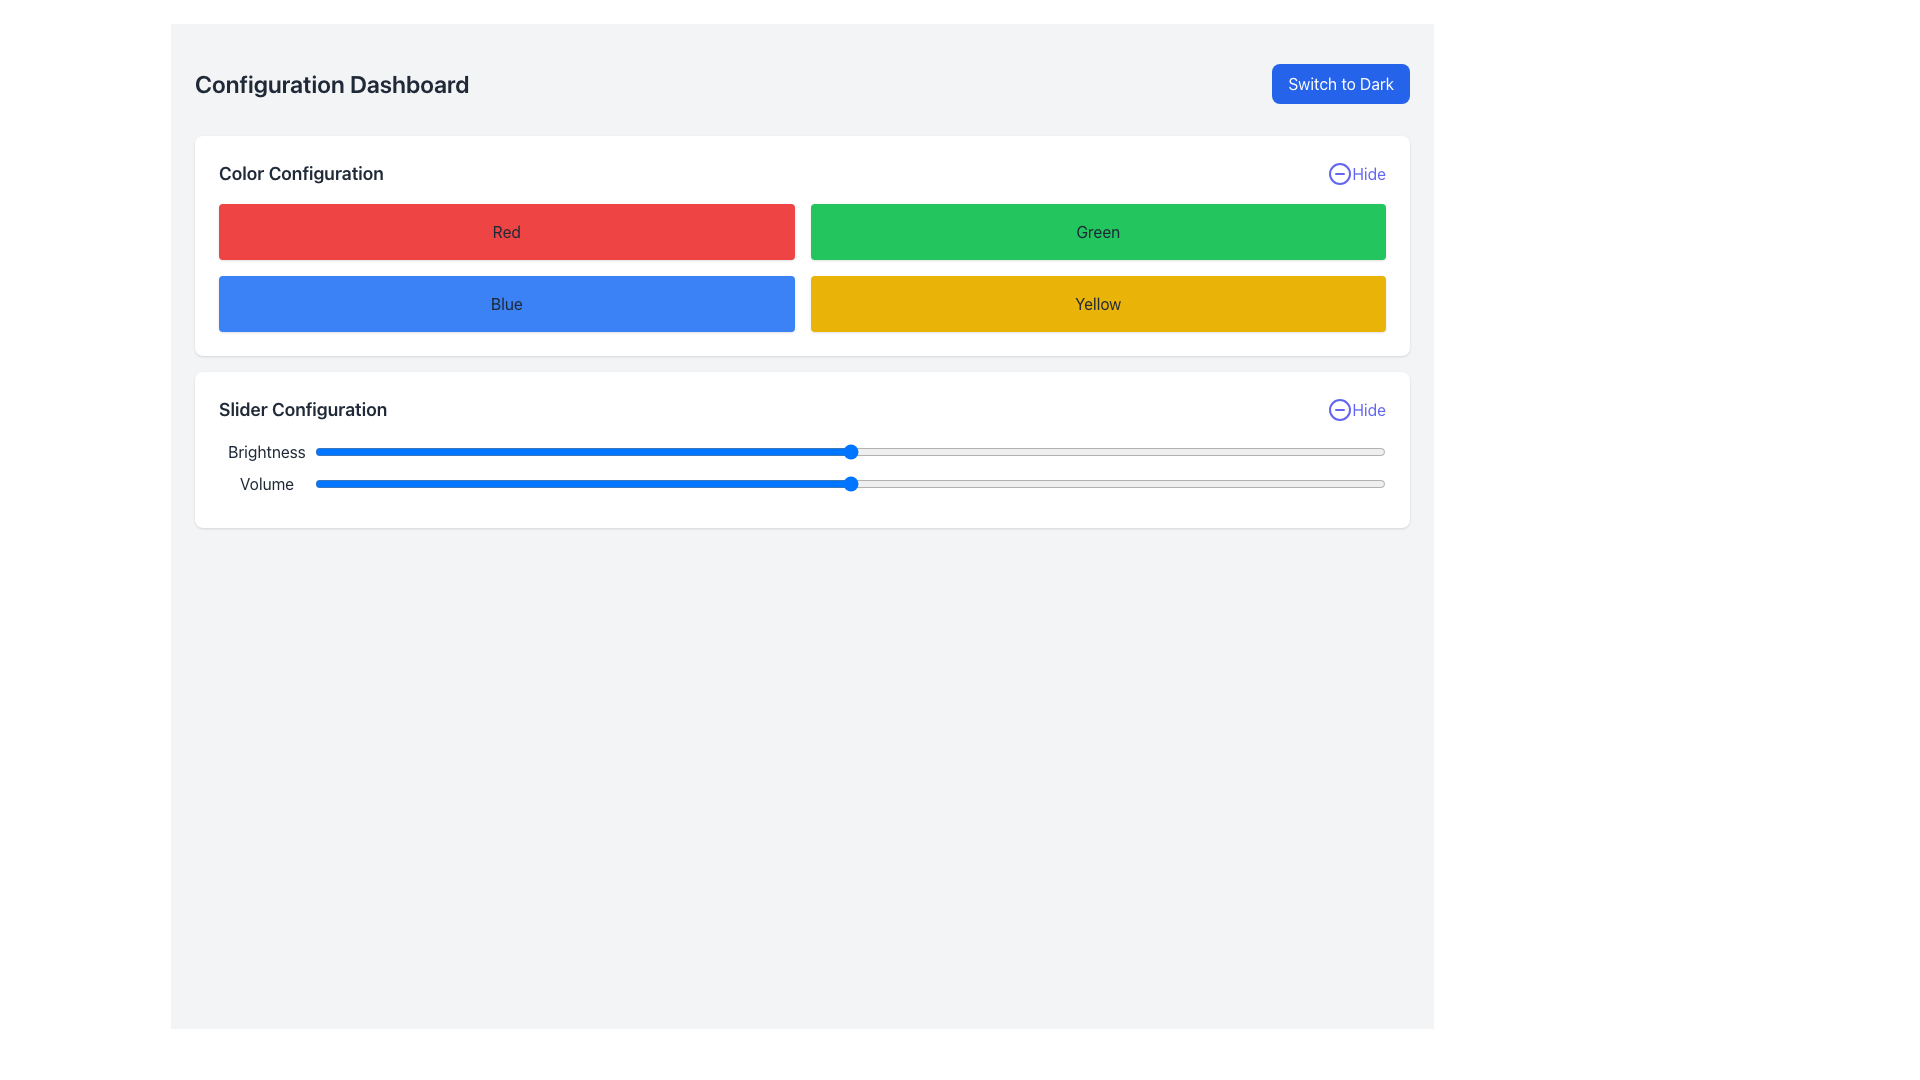  I want to click on volume, so click(647, 483).